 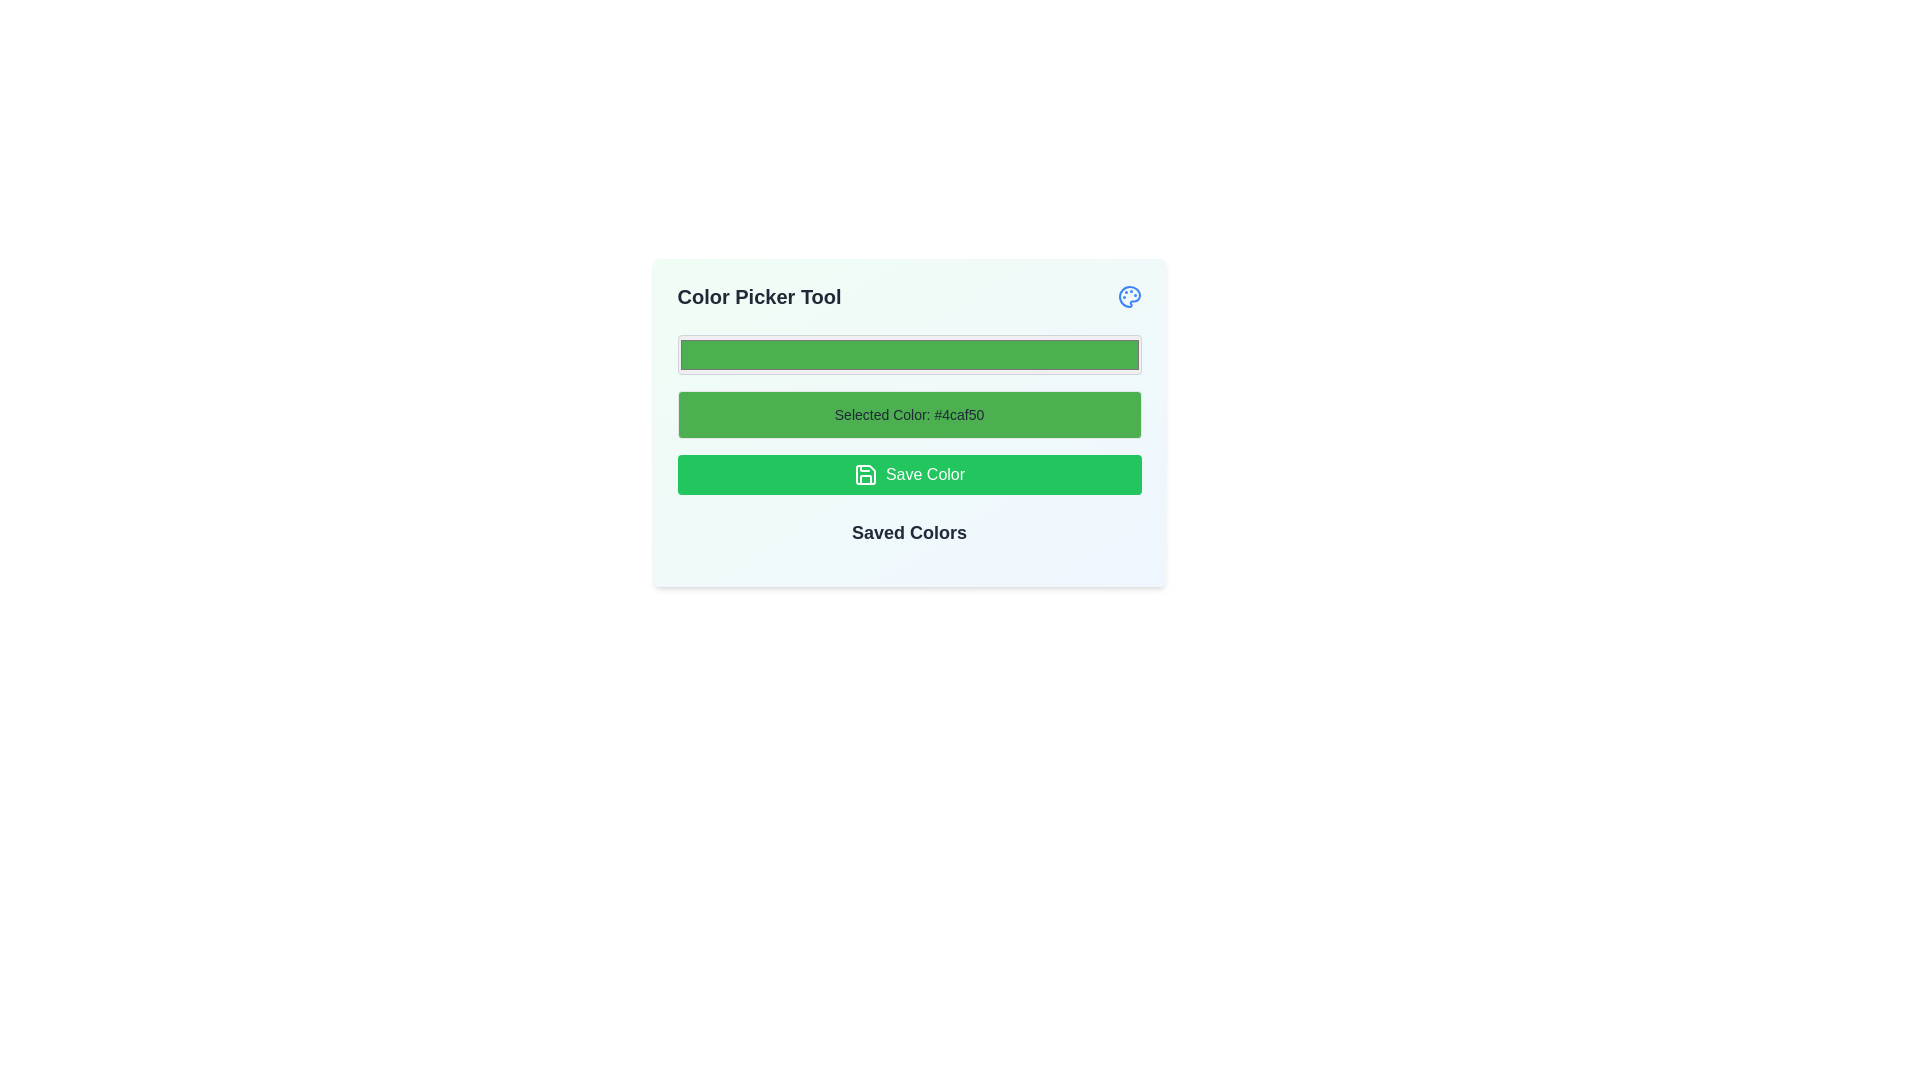 What do you see at coordinates (908, 474) in the screenshot?
I see `the 'Save Color' button, which is a green button with rounded corners and white text, located below the 'Selected Color' display and above the 'Saved Colors' section in the 'Color Picker Tool'` at bounding box center [908, 474].